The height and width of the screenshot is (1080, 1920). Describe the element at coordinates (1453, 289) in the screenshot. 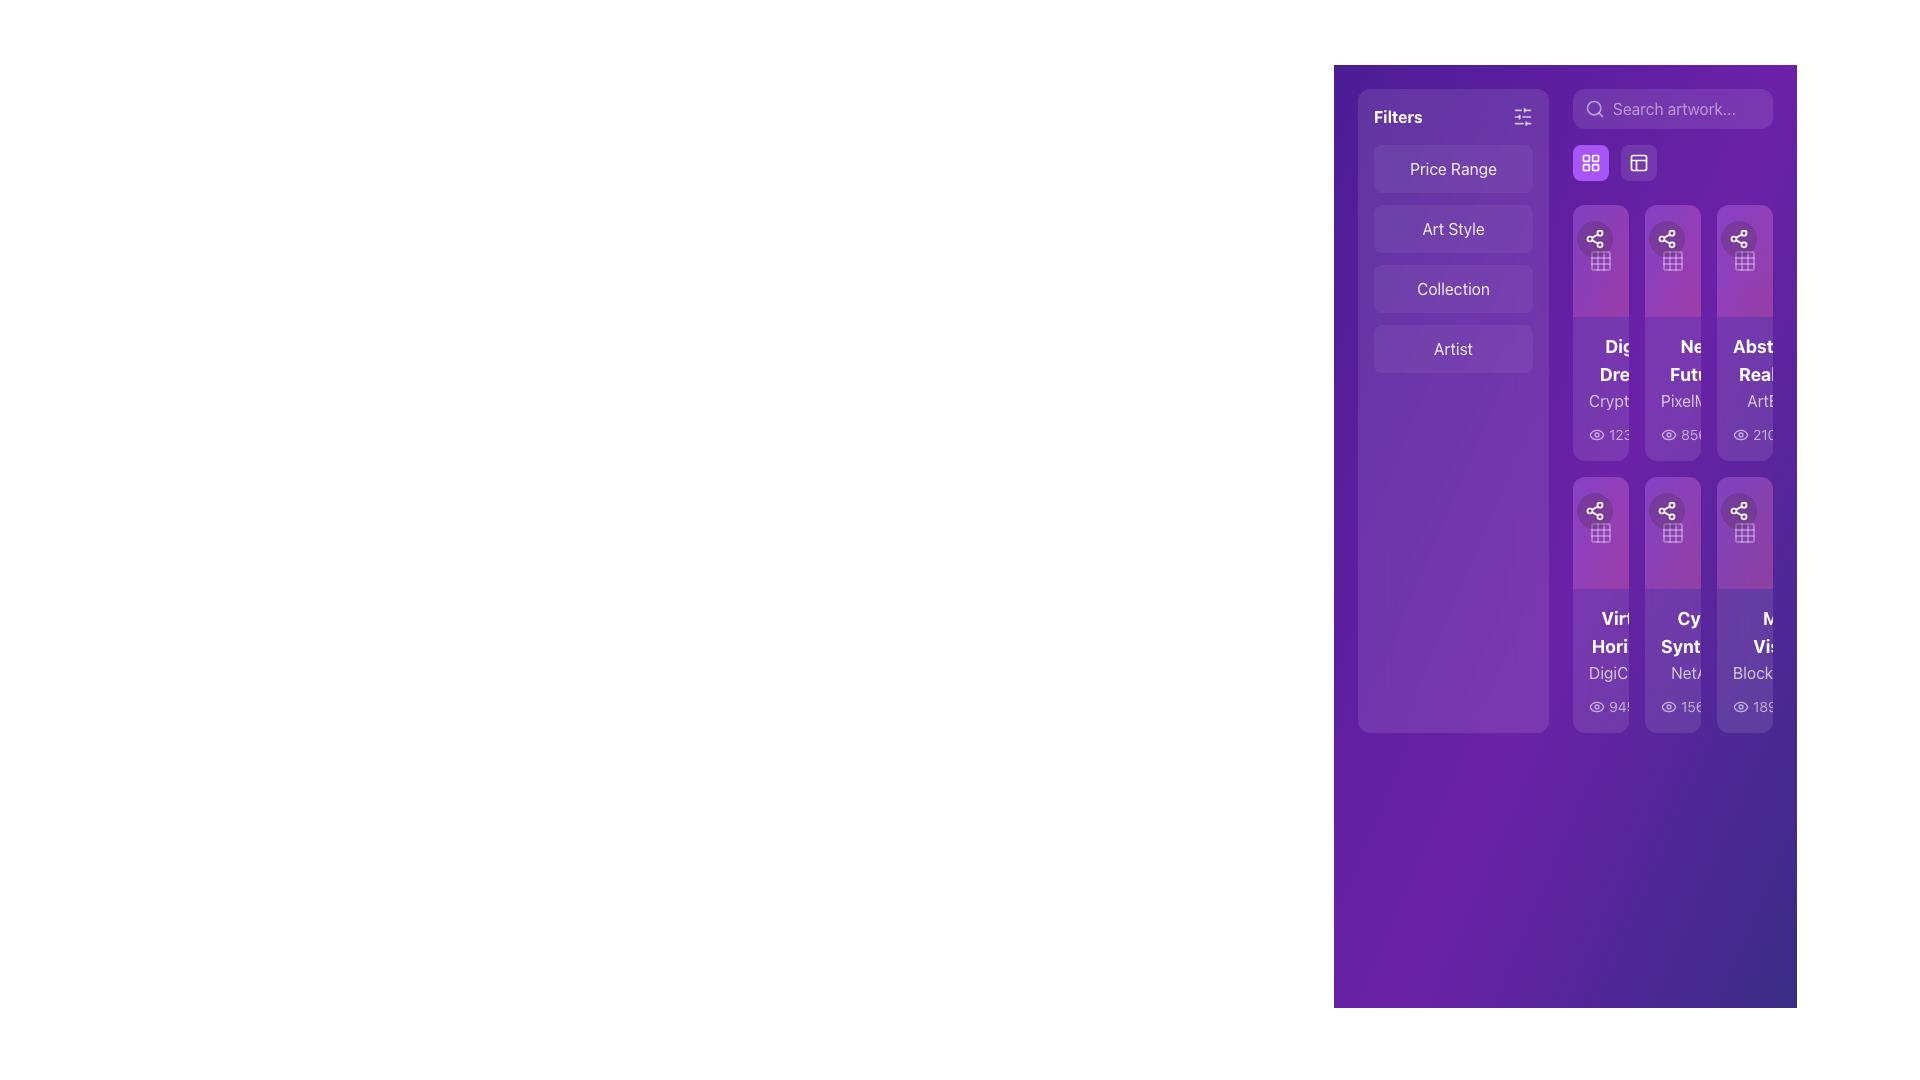

I see `text displayed on the 'Collection' filter category button, which is the third button in a vertical list located in the sidebar menu, positioned between the 'Art Style' and 'Artist' buttons` at that location.